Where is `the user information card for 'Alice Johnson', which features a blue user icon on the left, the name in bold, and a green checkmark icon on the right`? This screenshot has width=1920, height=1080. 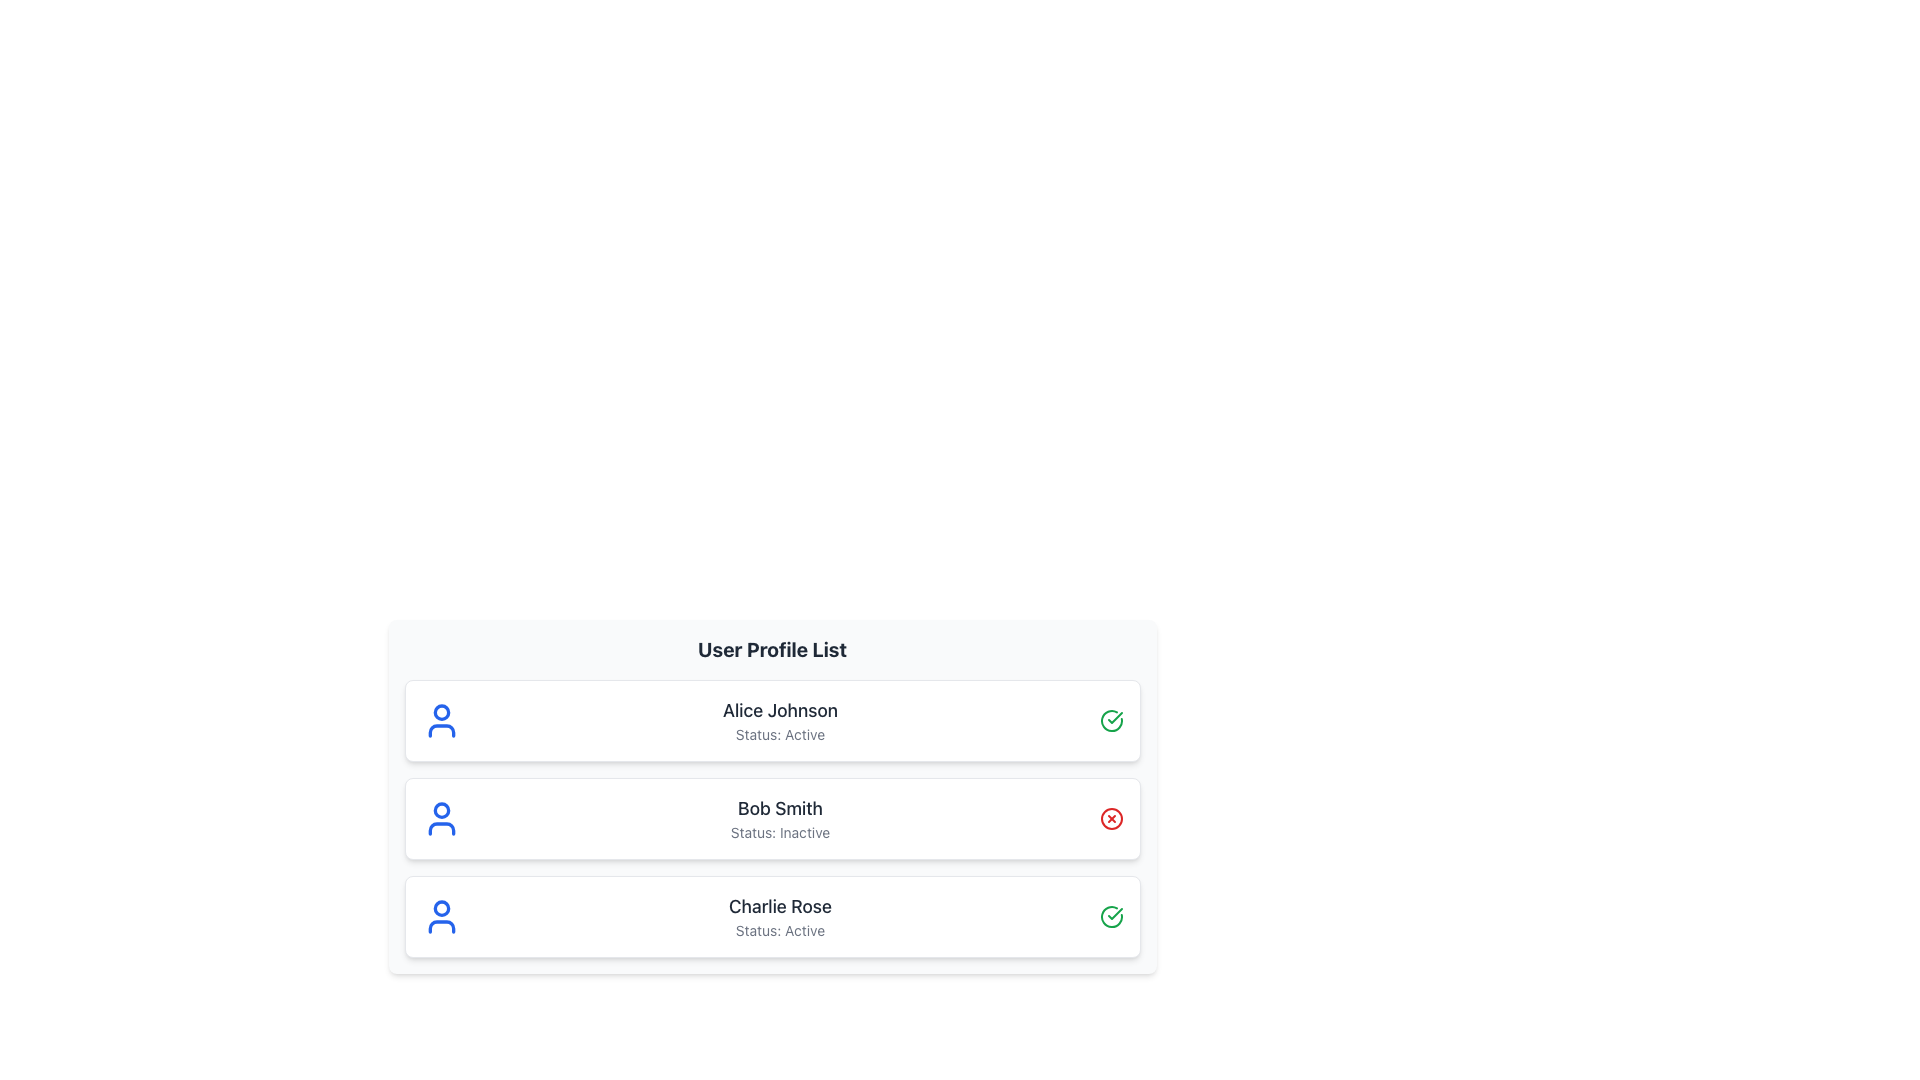
the user information card for 'Alice Johnson', which features a blue user icon on the left, the name in bold, and a green checkmark icon on the right is located at coordinates (771, 721).